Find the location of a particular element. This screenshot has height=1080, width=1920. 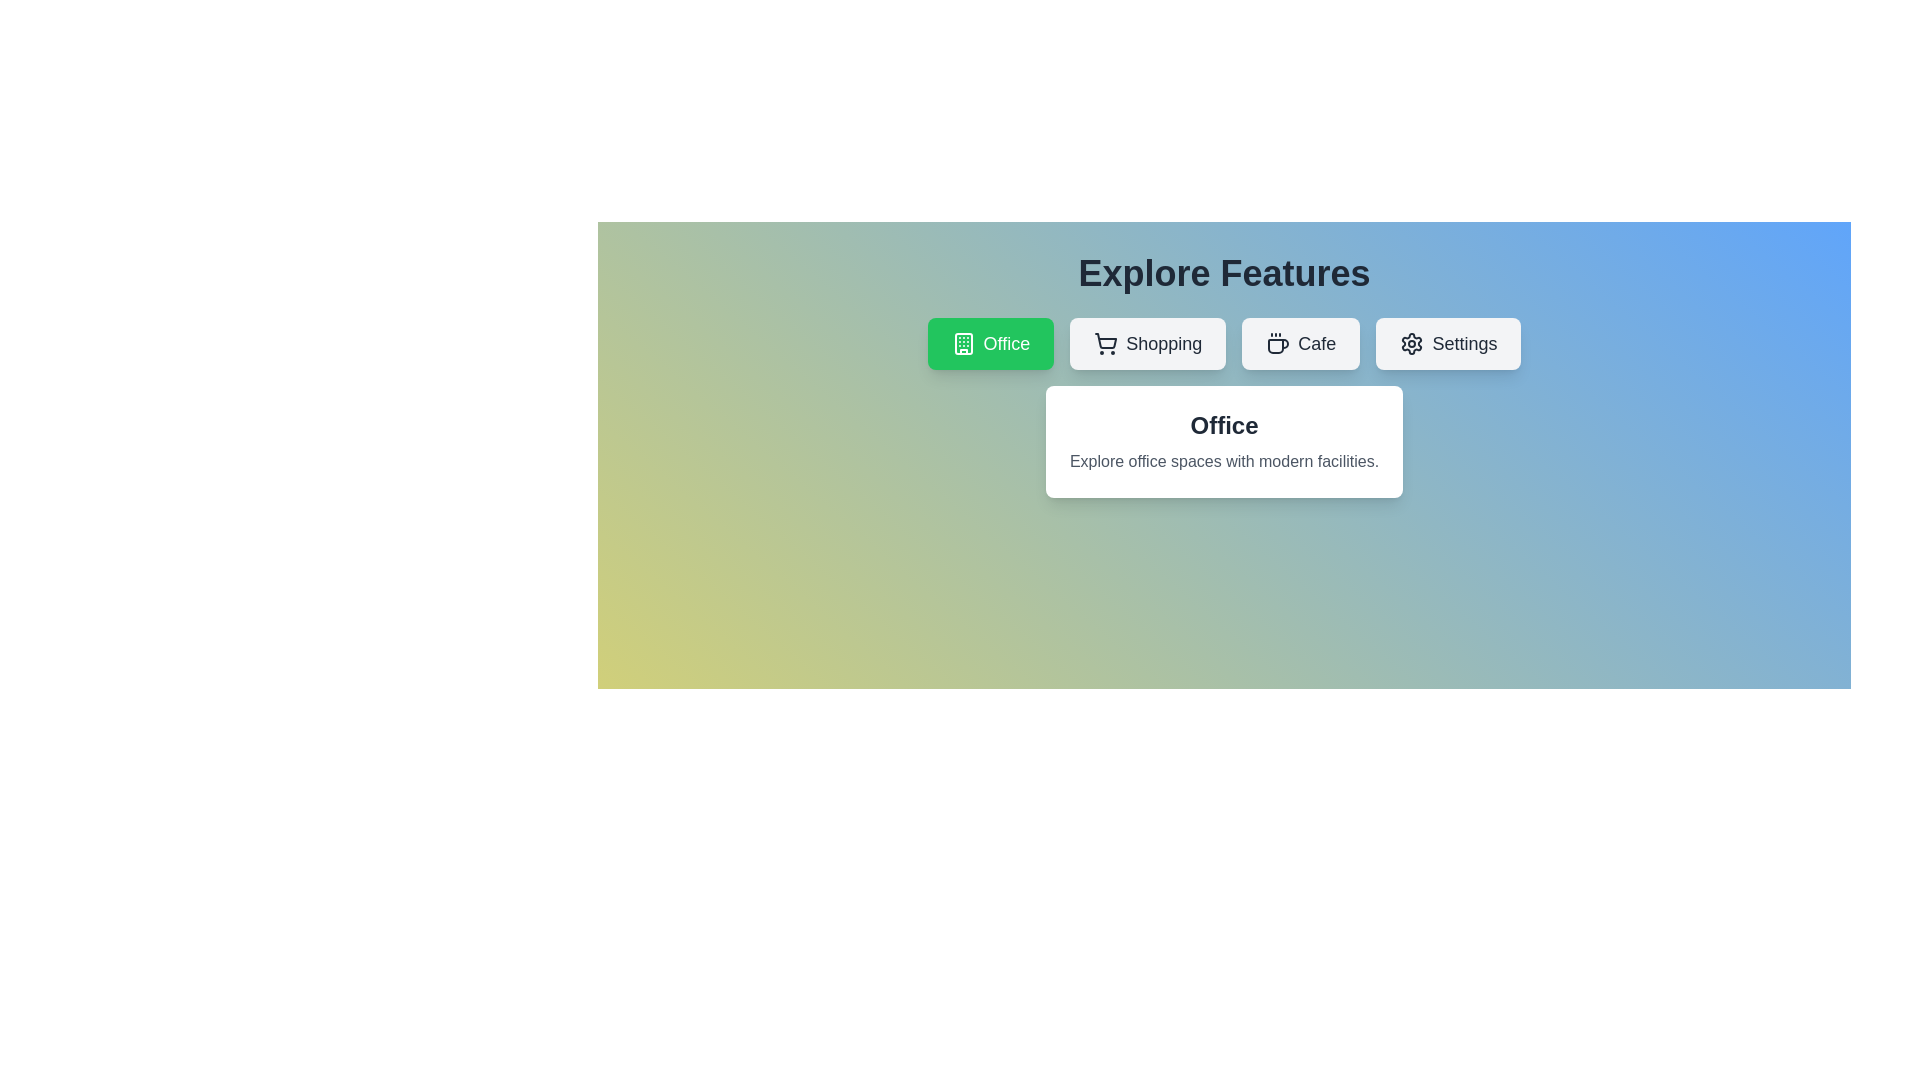

the tab labeled Office is located at coordinates (990, 342).